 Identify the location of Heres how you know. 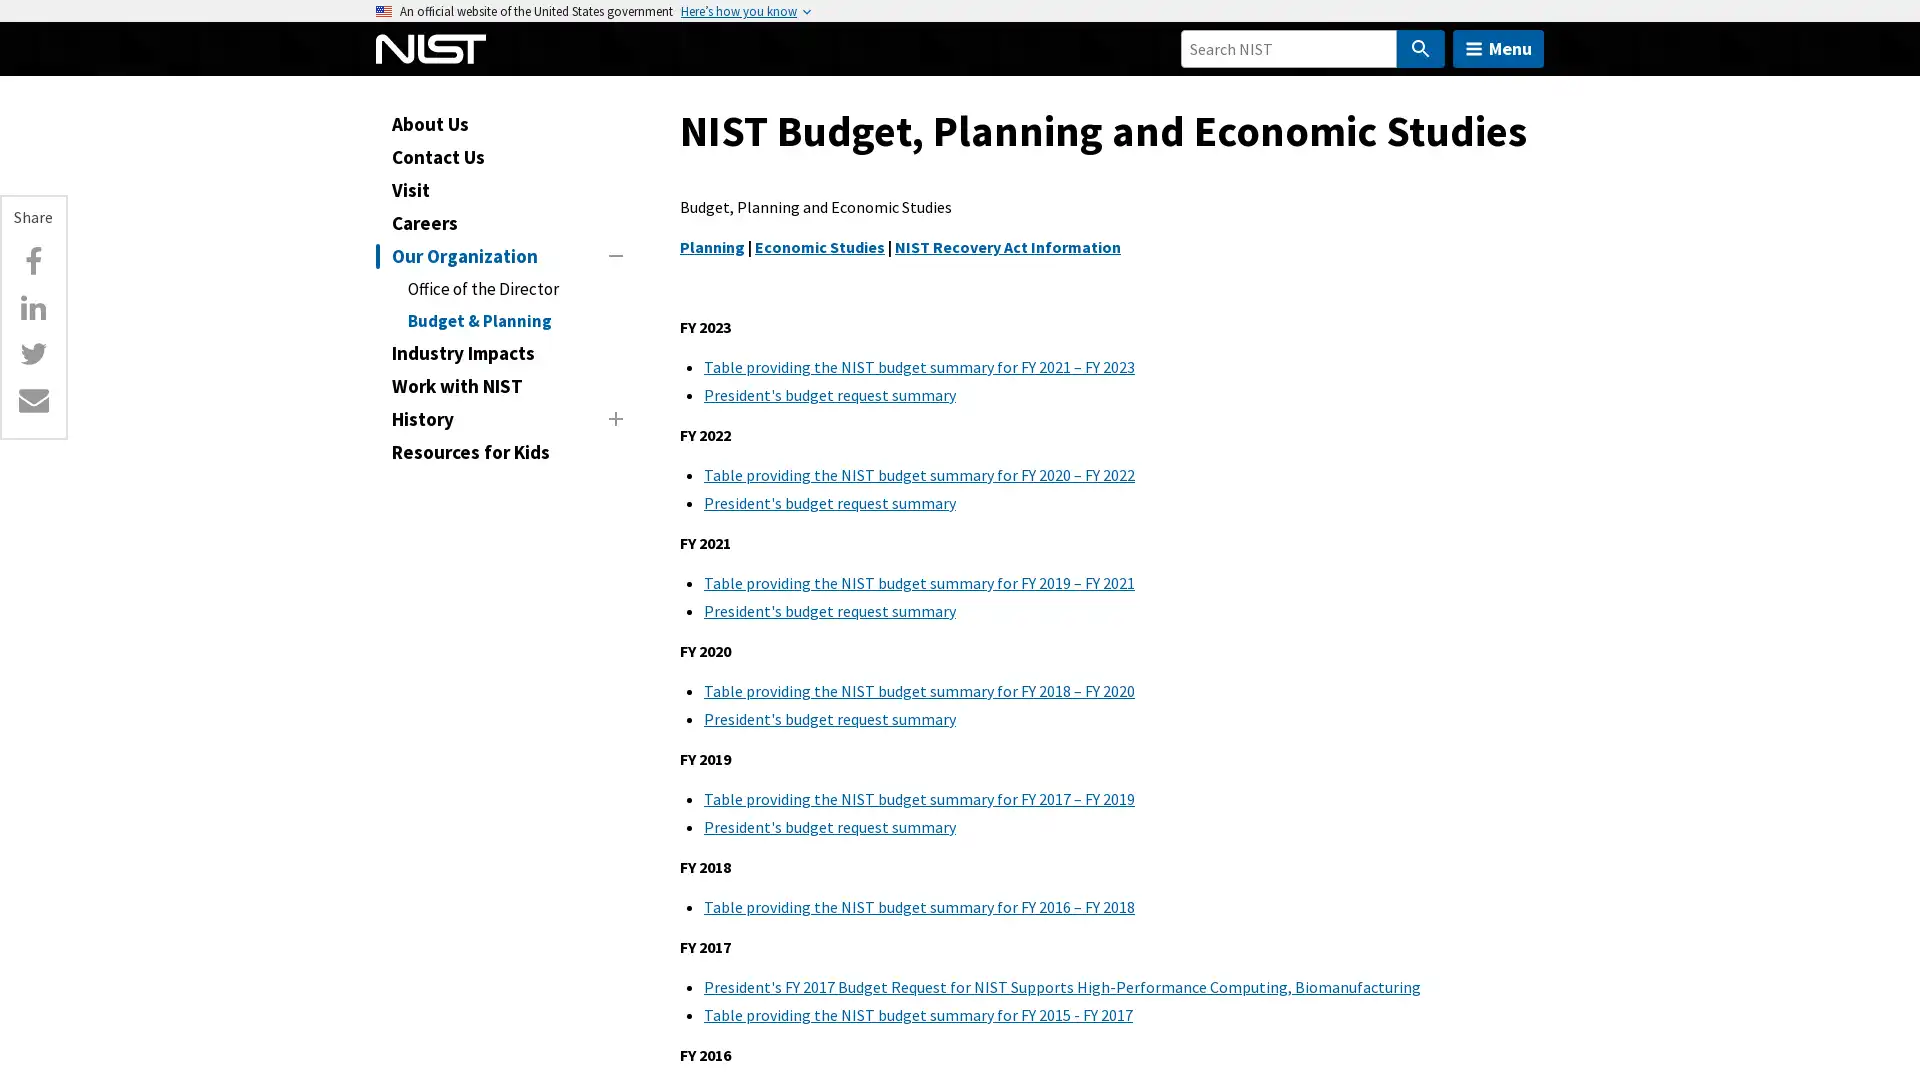
(738, 11).